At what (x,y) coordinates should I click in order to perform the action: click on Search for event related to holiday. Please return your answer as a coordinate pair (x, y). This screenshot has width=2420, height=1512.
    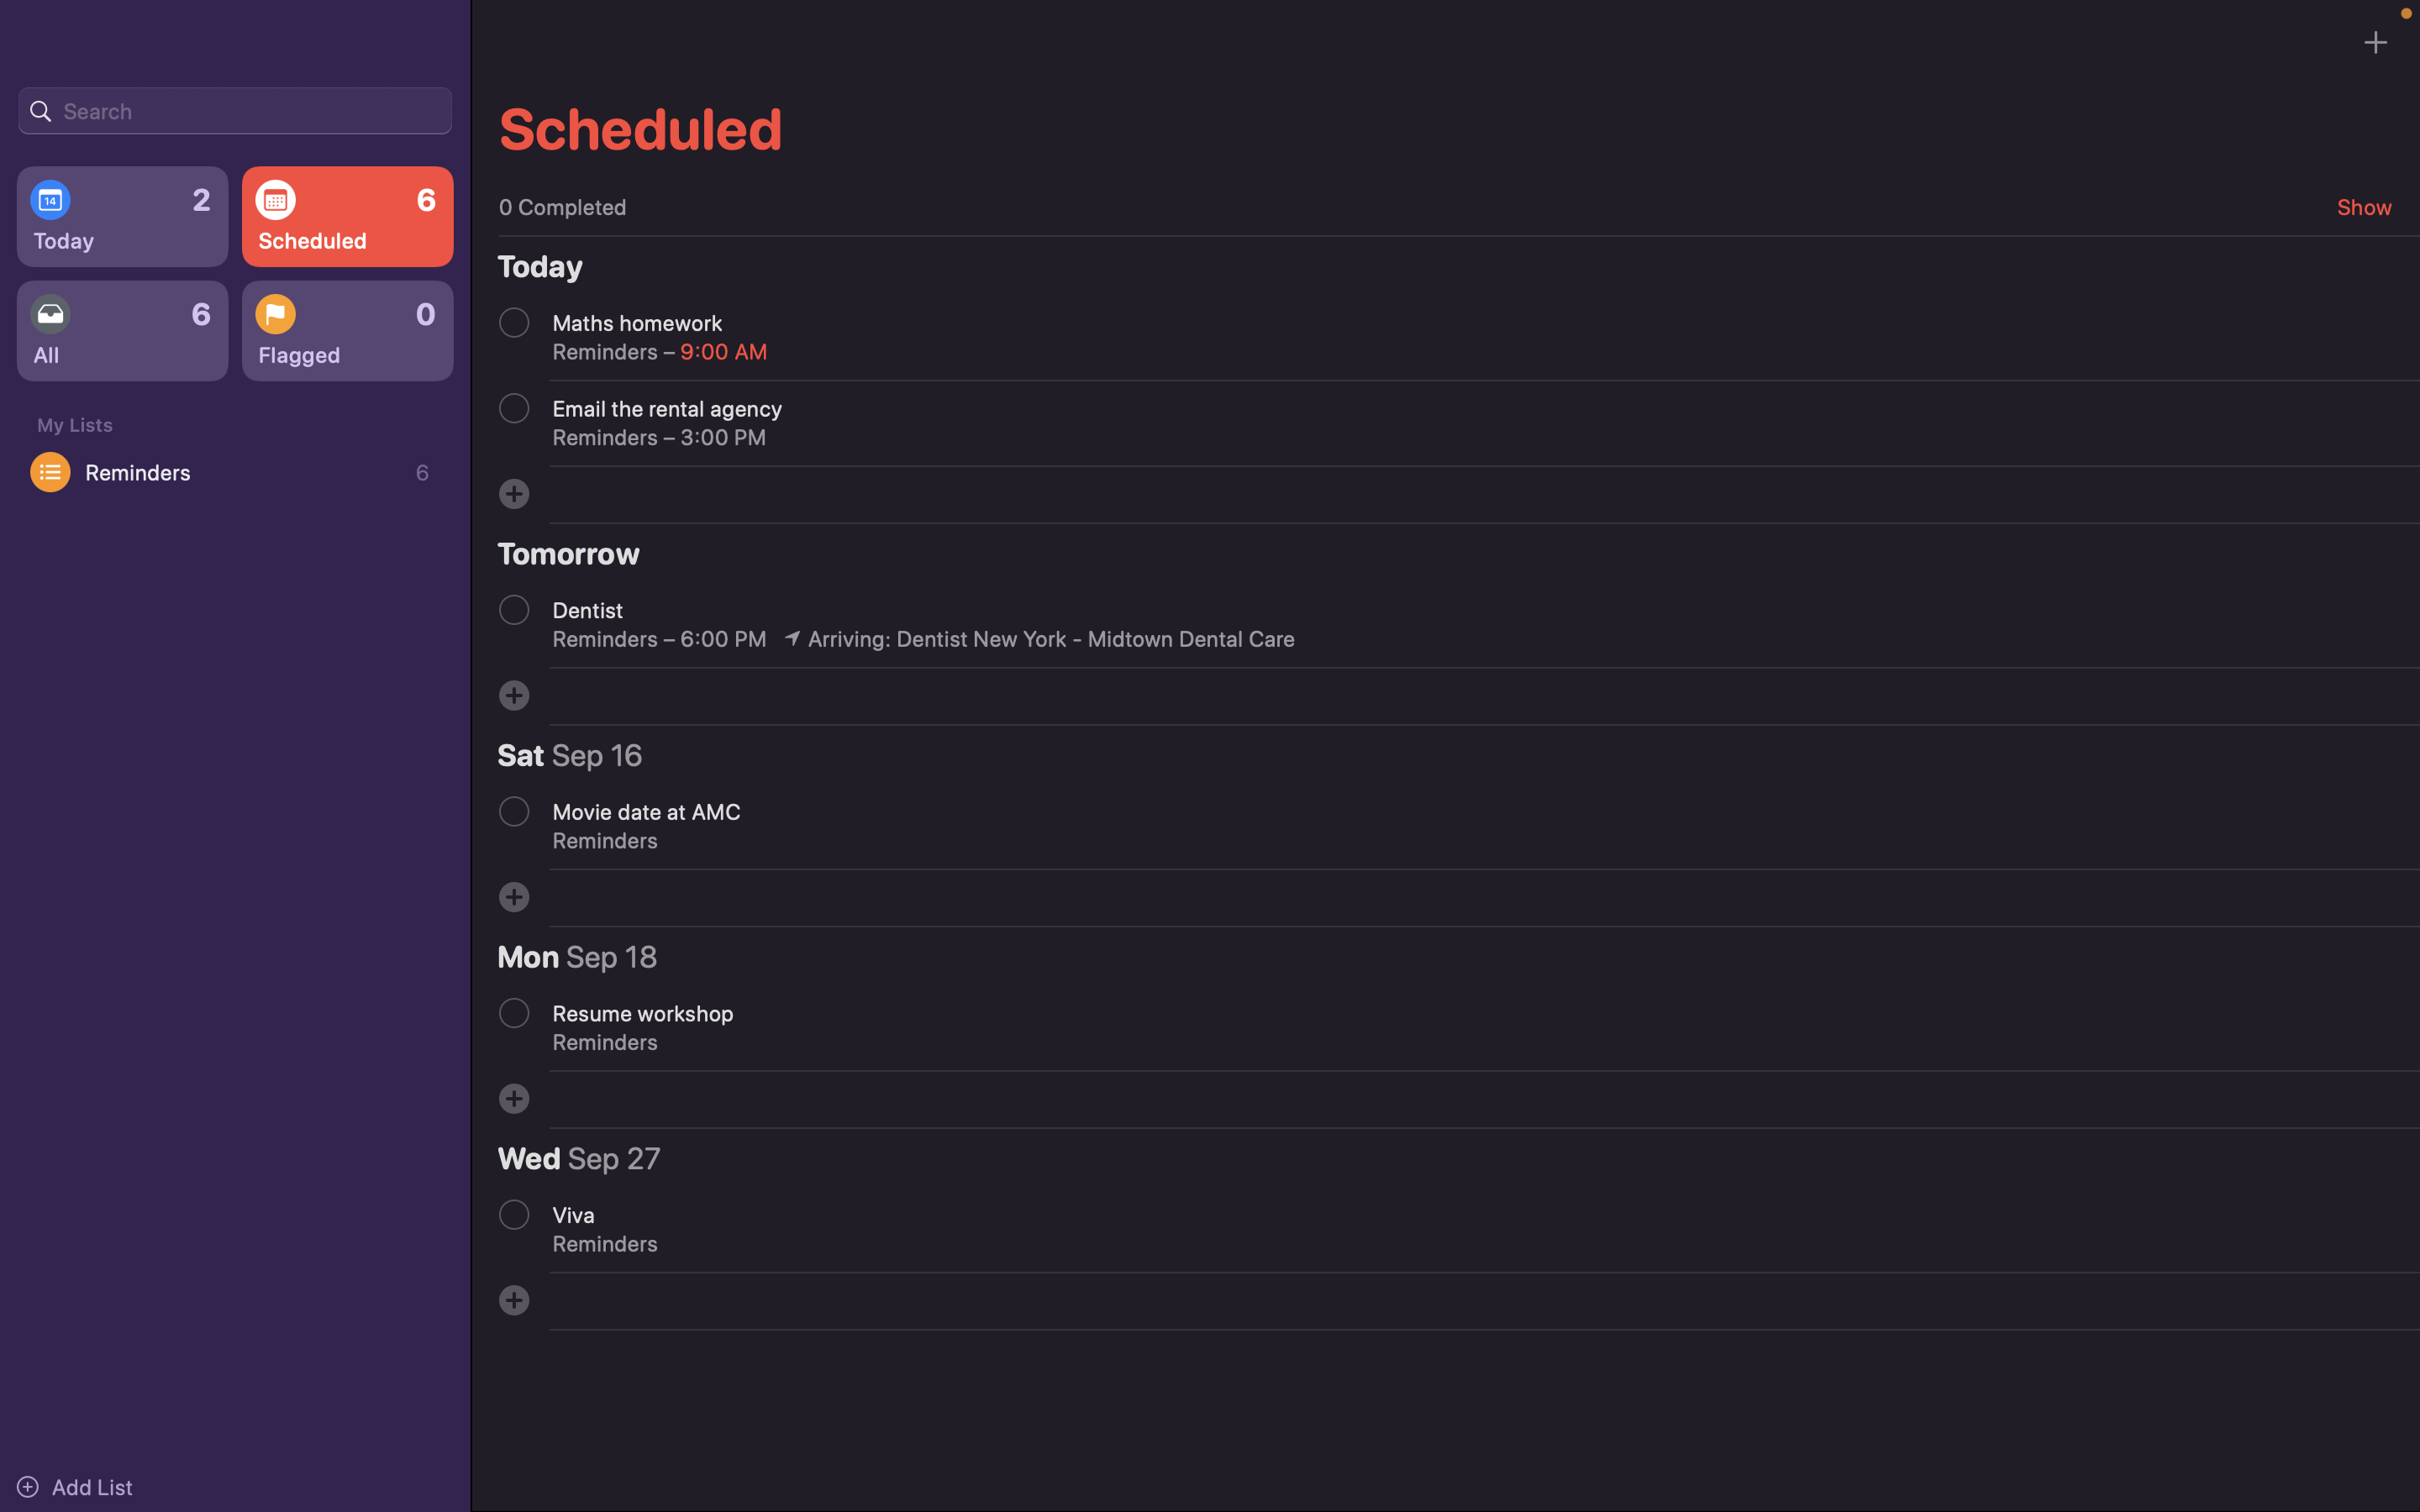
    Looking at the image, I should click on (234, 108).